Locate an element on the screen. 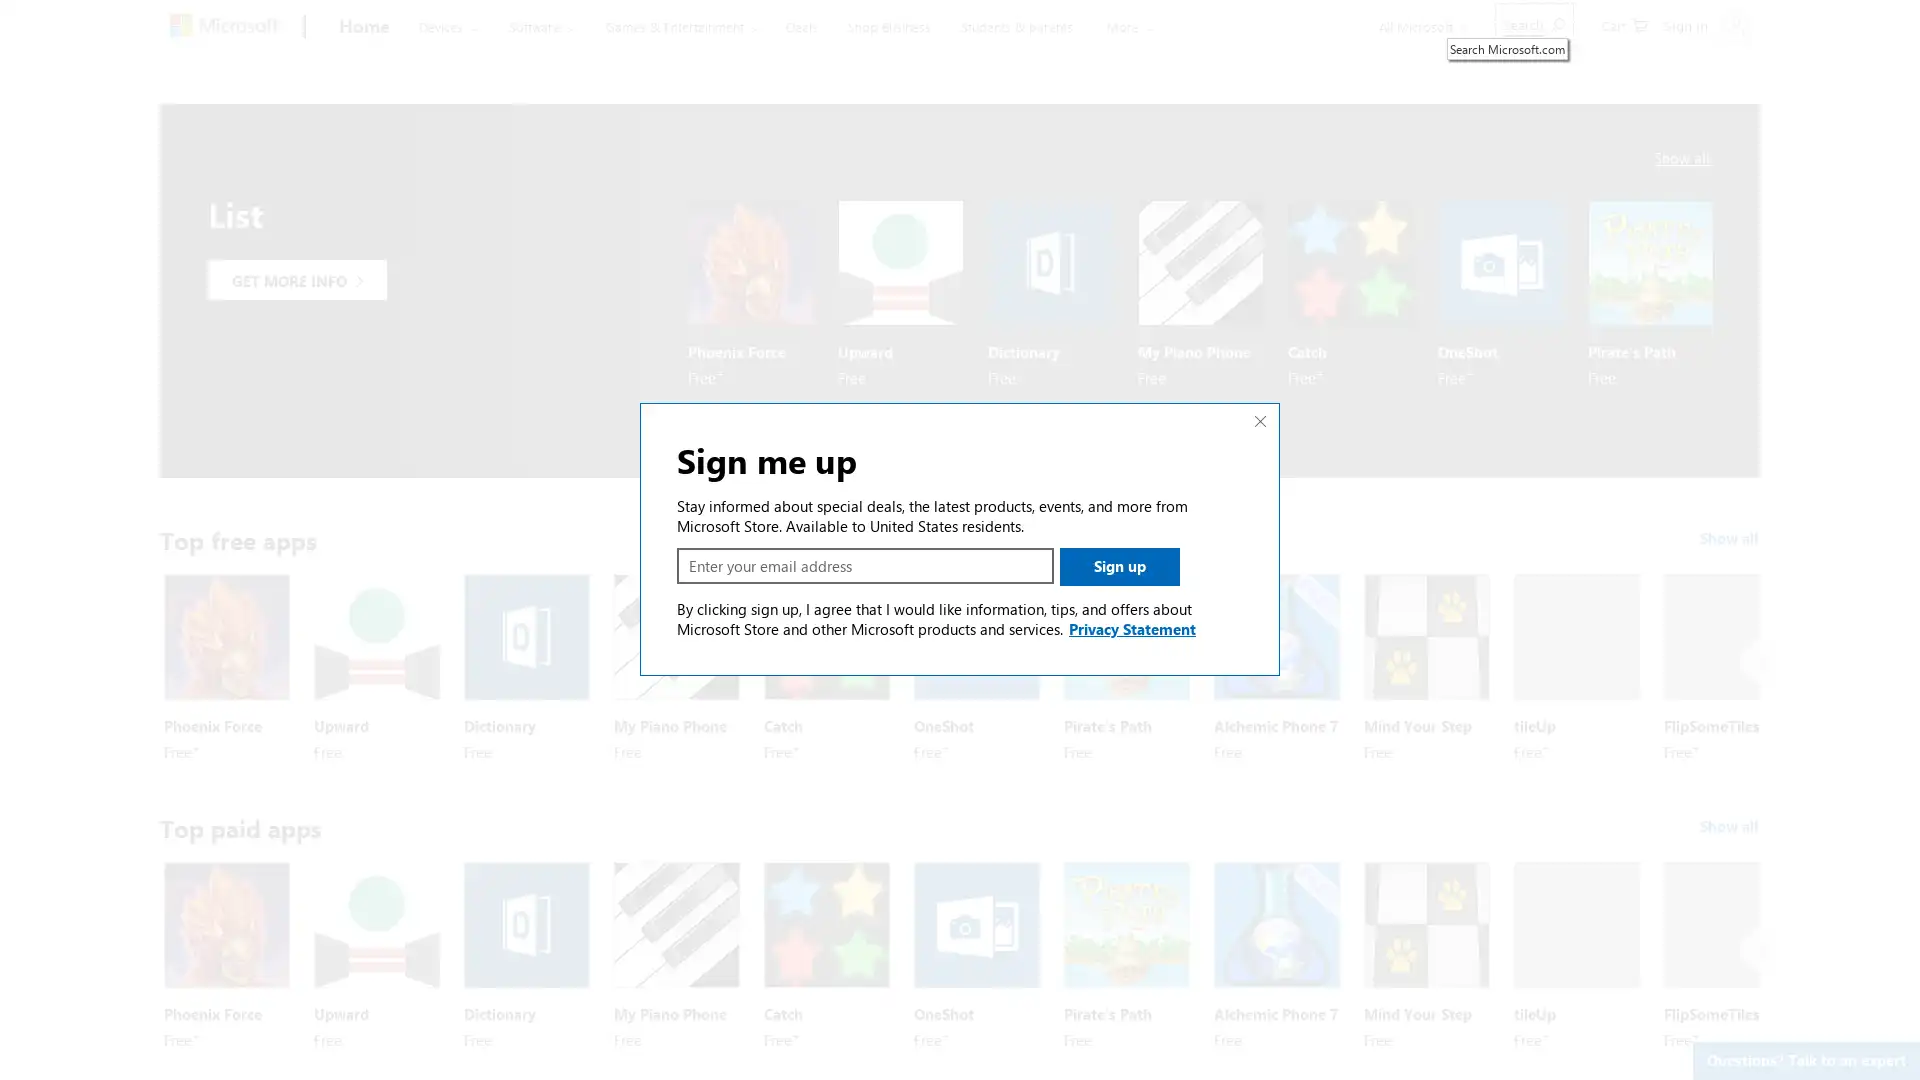 This screenshot has height=1080, width=1920. Sign up is located at coordinates (1118, 567).